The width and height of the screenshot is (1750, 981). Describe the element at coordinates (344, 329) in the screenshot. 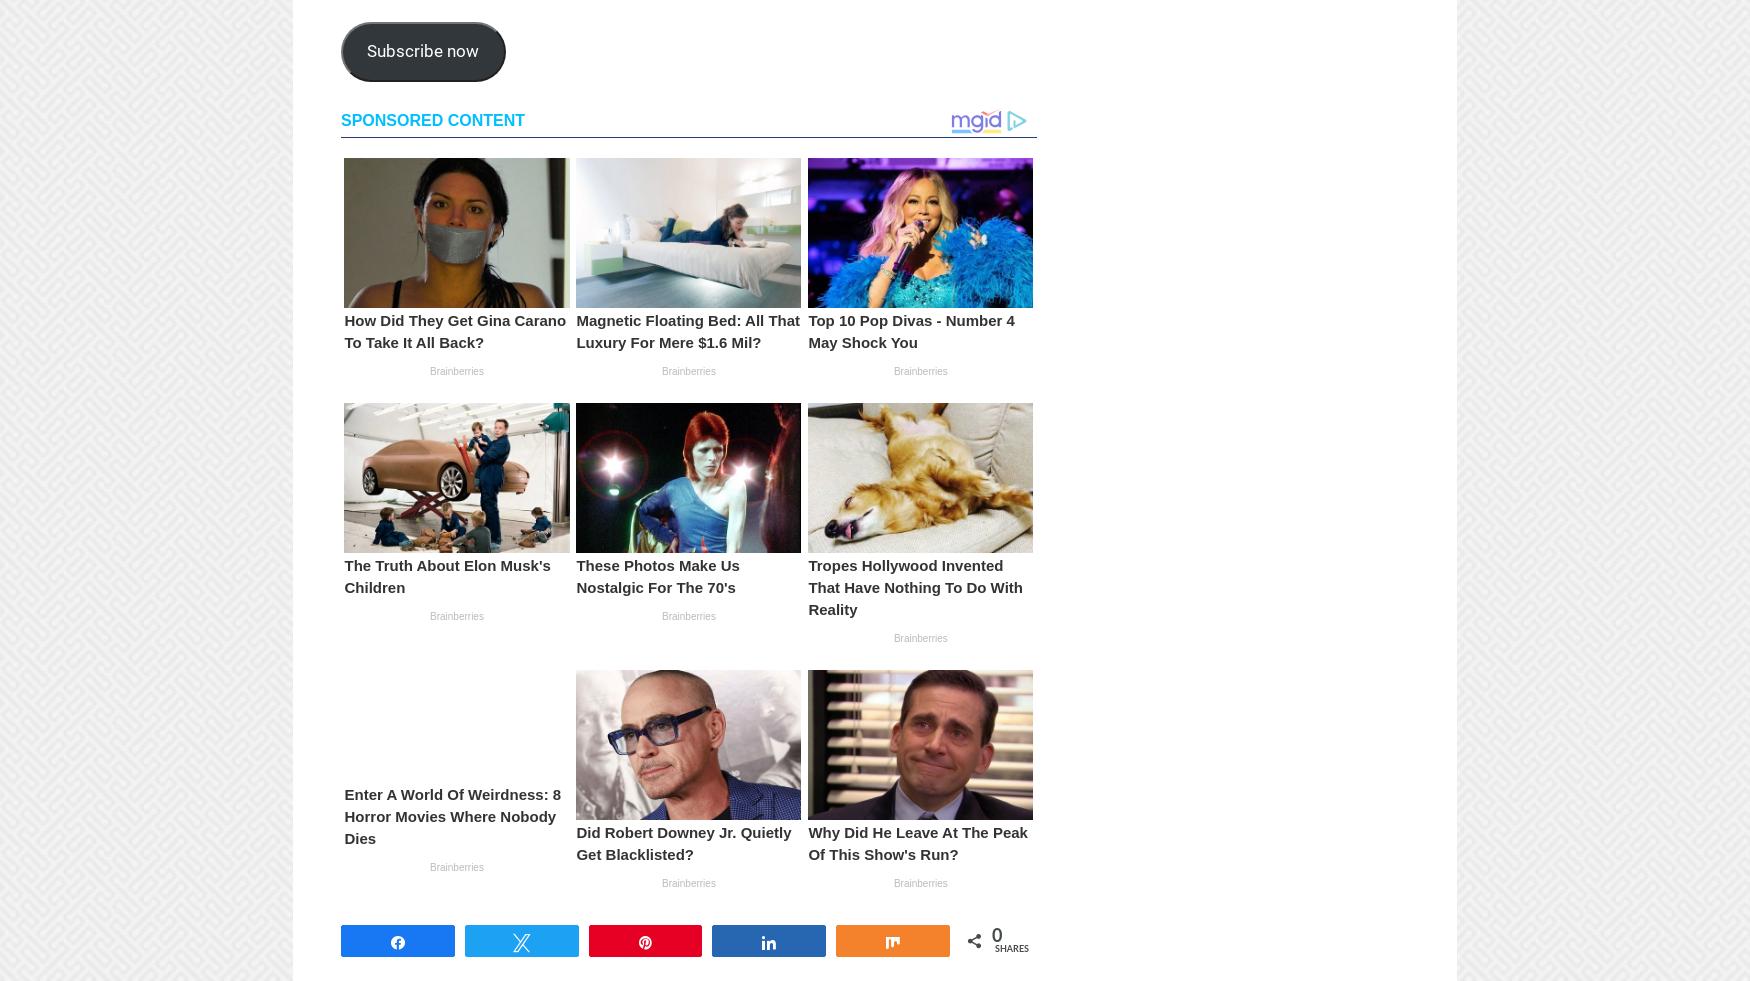

I see `'How Did They Get Gina Carano To Take It All Back?'` at that location.